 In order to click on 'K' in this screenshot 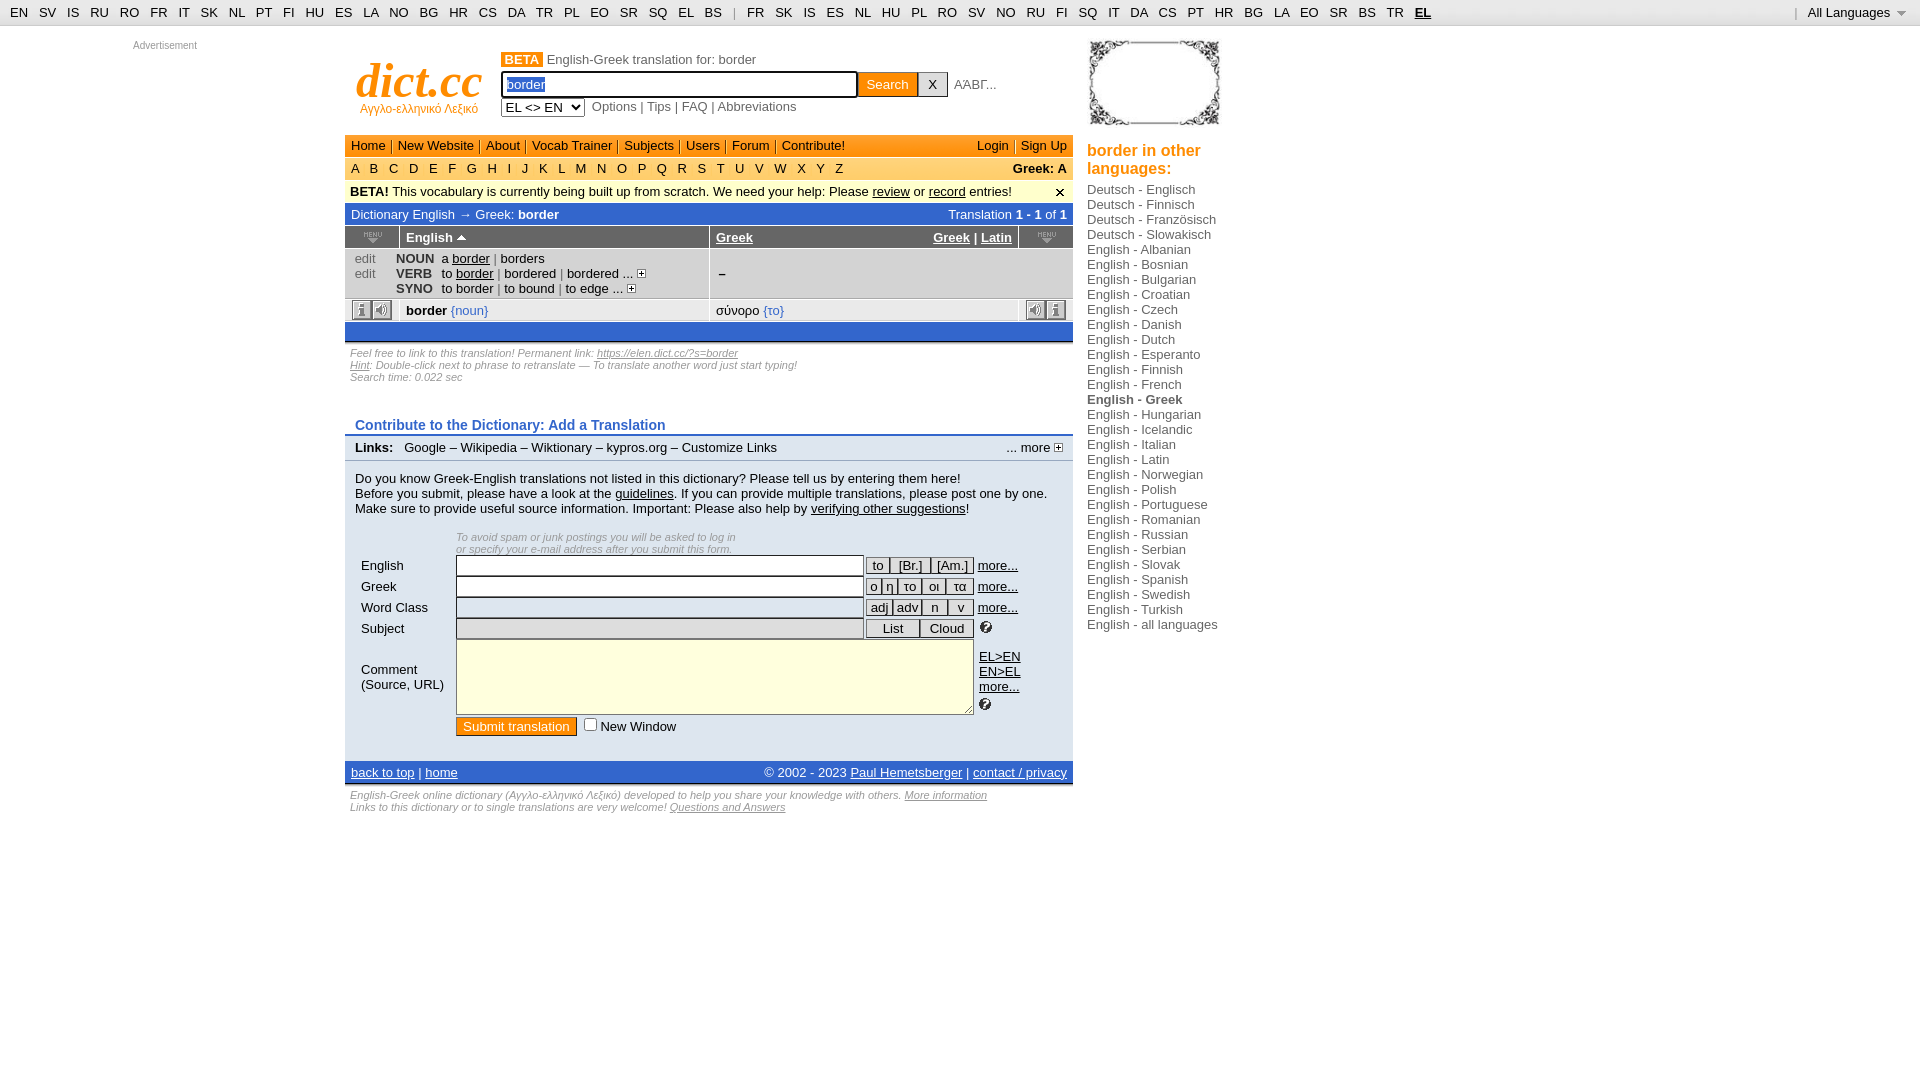, I will do `click(534, 167)`.